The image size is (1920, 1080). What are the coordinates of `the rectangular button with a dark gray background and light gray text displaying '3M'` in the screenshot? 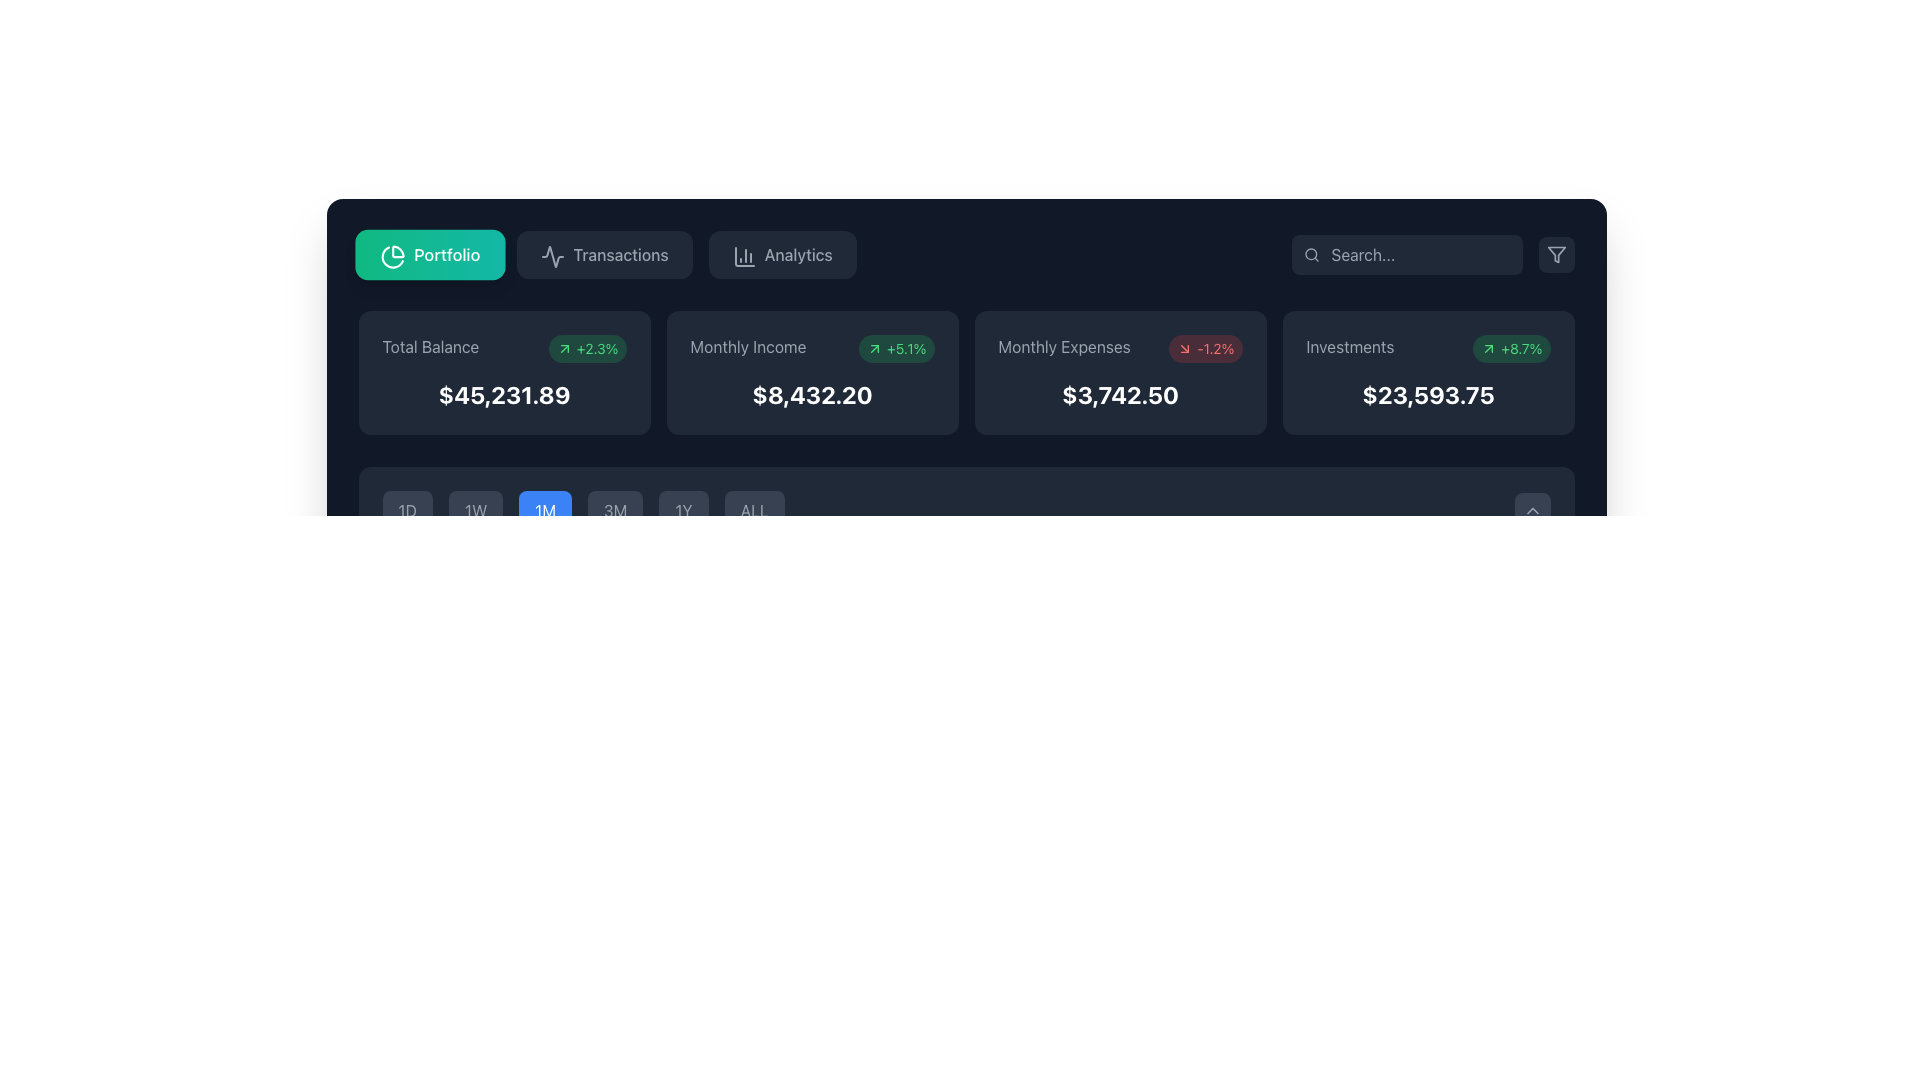 It's located at (614, 509).